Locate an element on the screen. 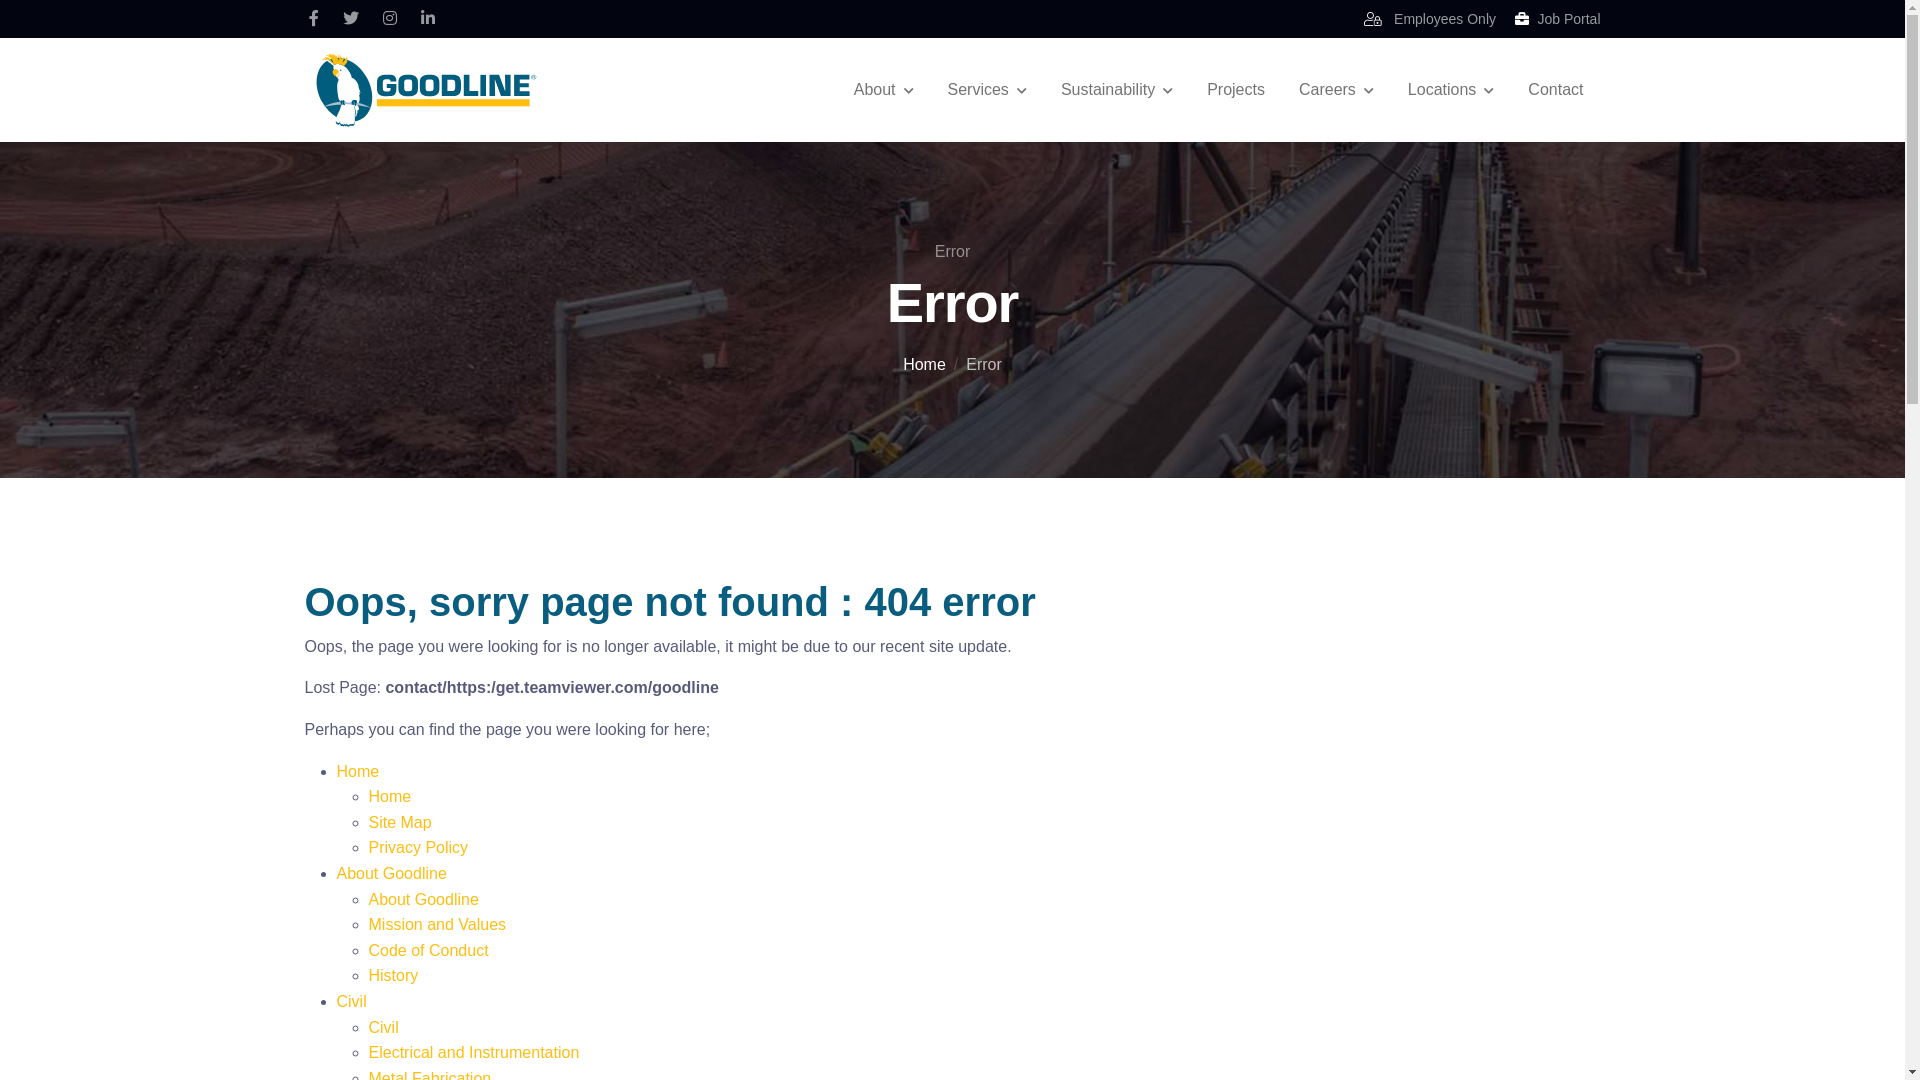 This screenshot has height=1080, width=1920. 'Civil' is located at coordinates (350, 1001).